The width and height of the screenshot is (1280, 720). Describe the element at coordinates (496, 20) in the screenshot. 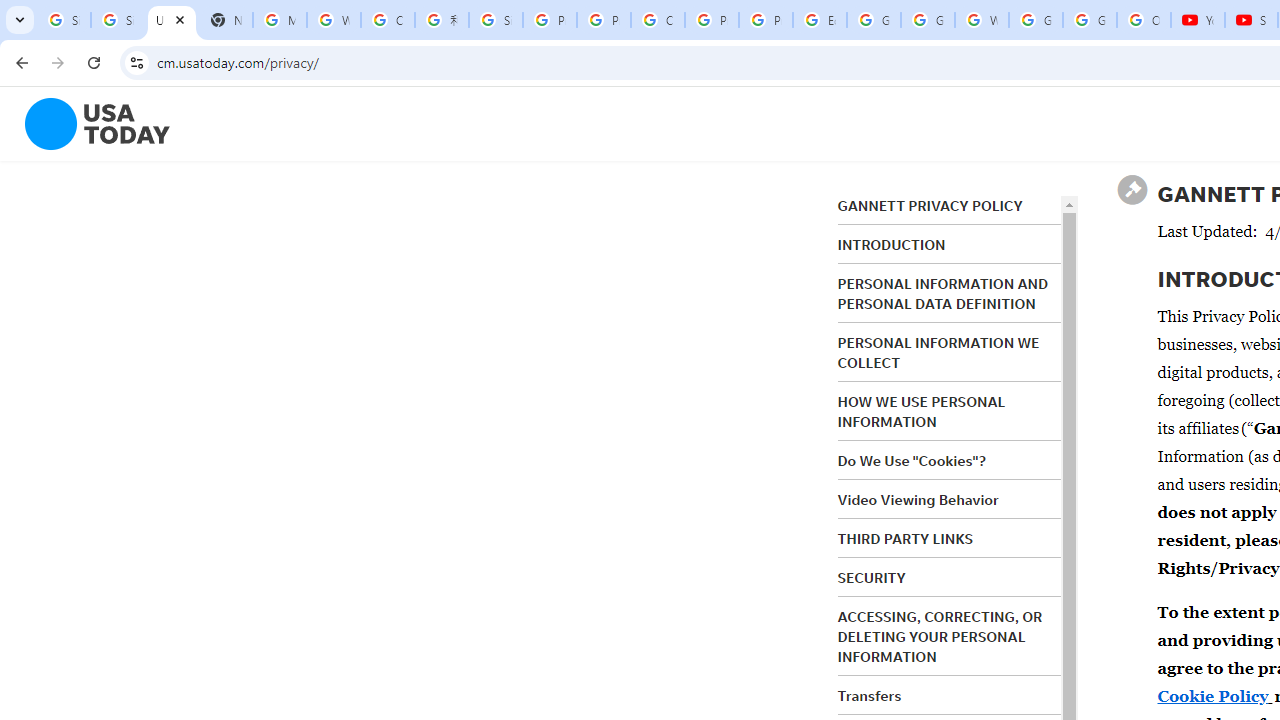

I see `'Sign in - Google Accounts'` at that location.